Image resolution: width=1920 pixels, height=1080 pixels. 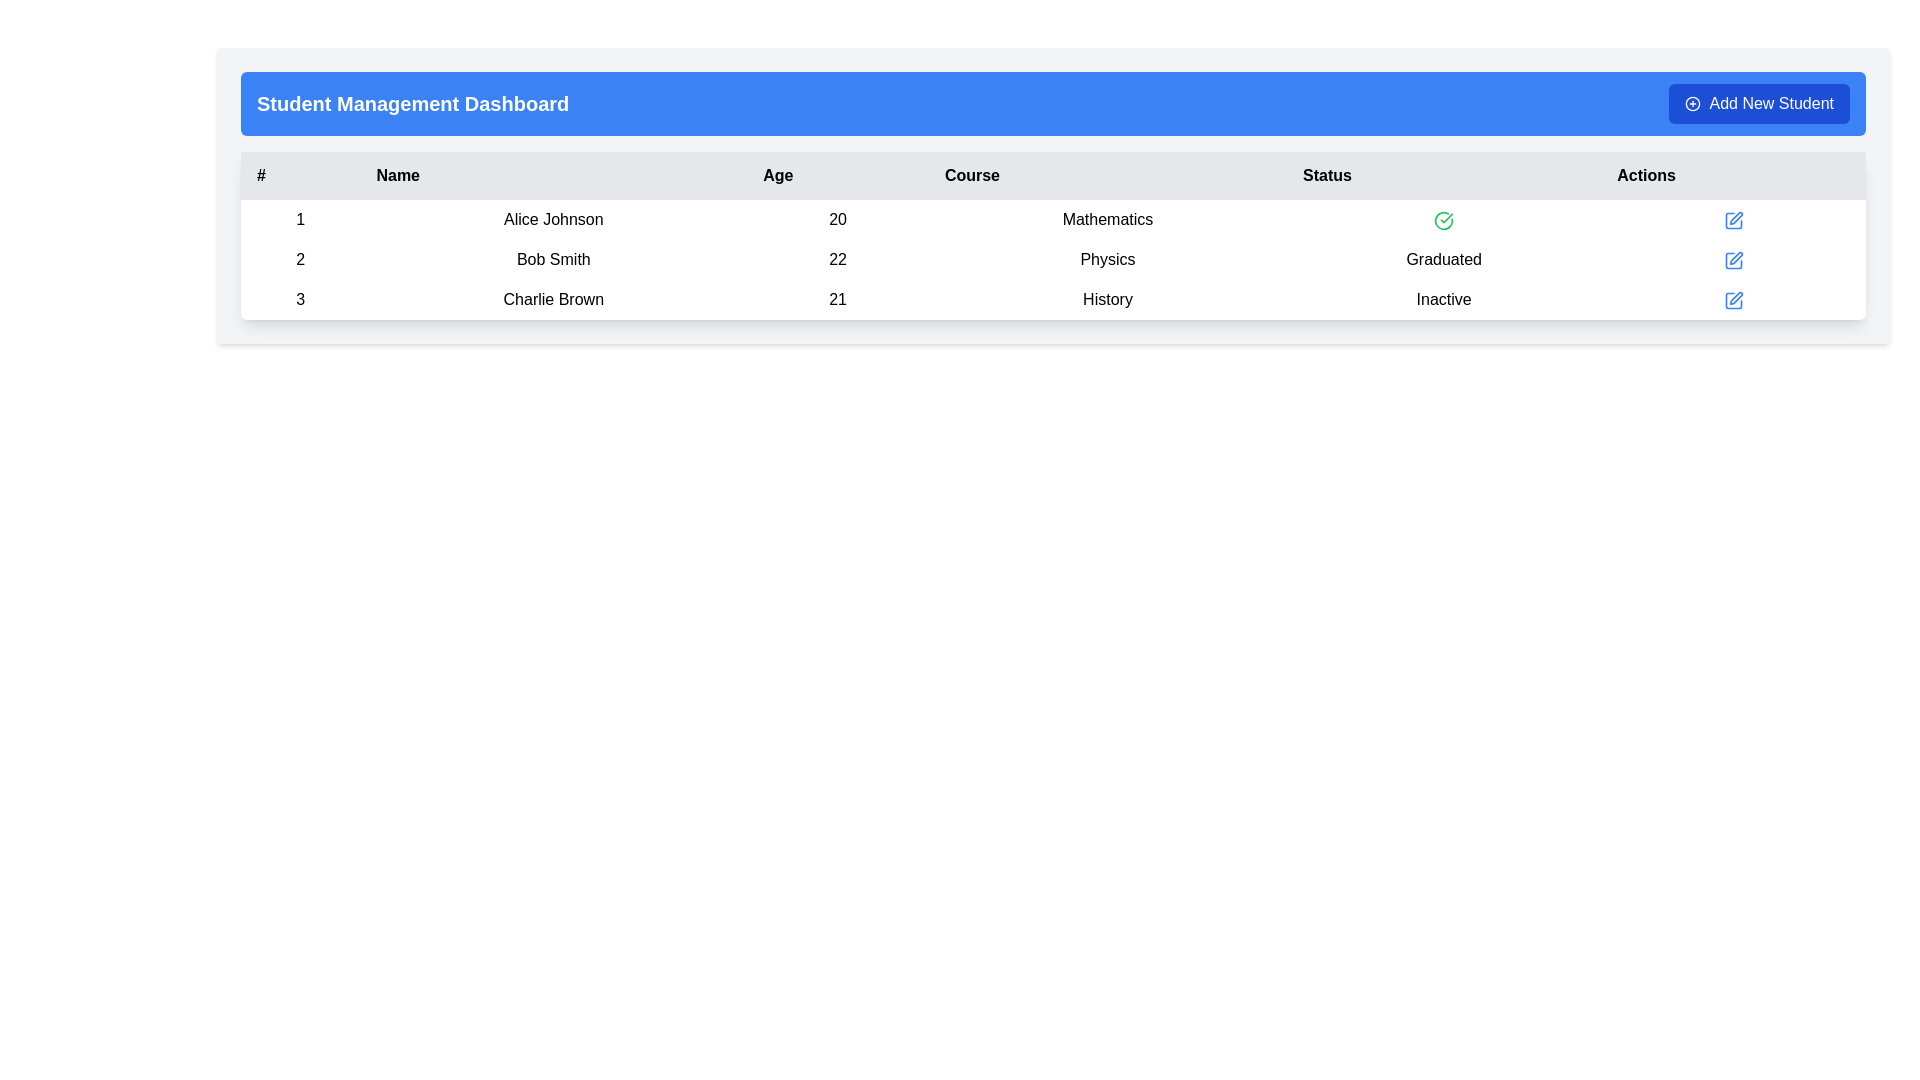 What do you see at coordinates (1732, 219) in the screenshot?
I see `the edit button with an icon located in the 'Actions' column of the last row in the data table for user 'Charlie Brown'` at bounding box center [1732, 219].